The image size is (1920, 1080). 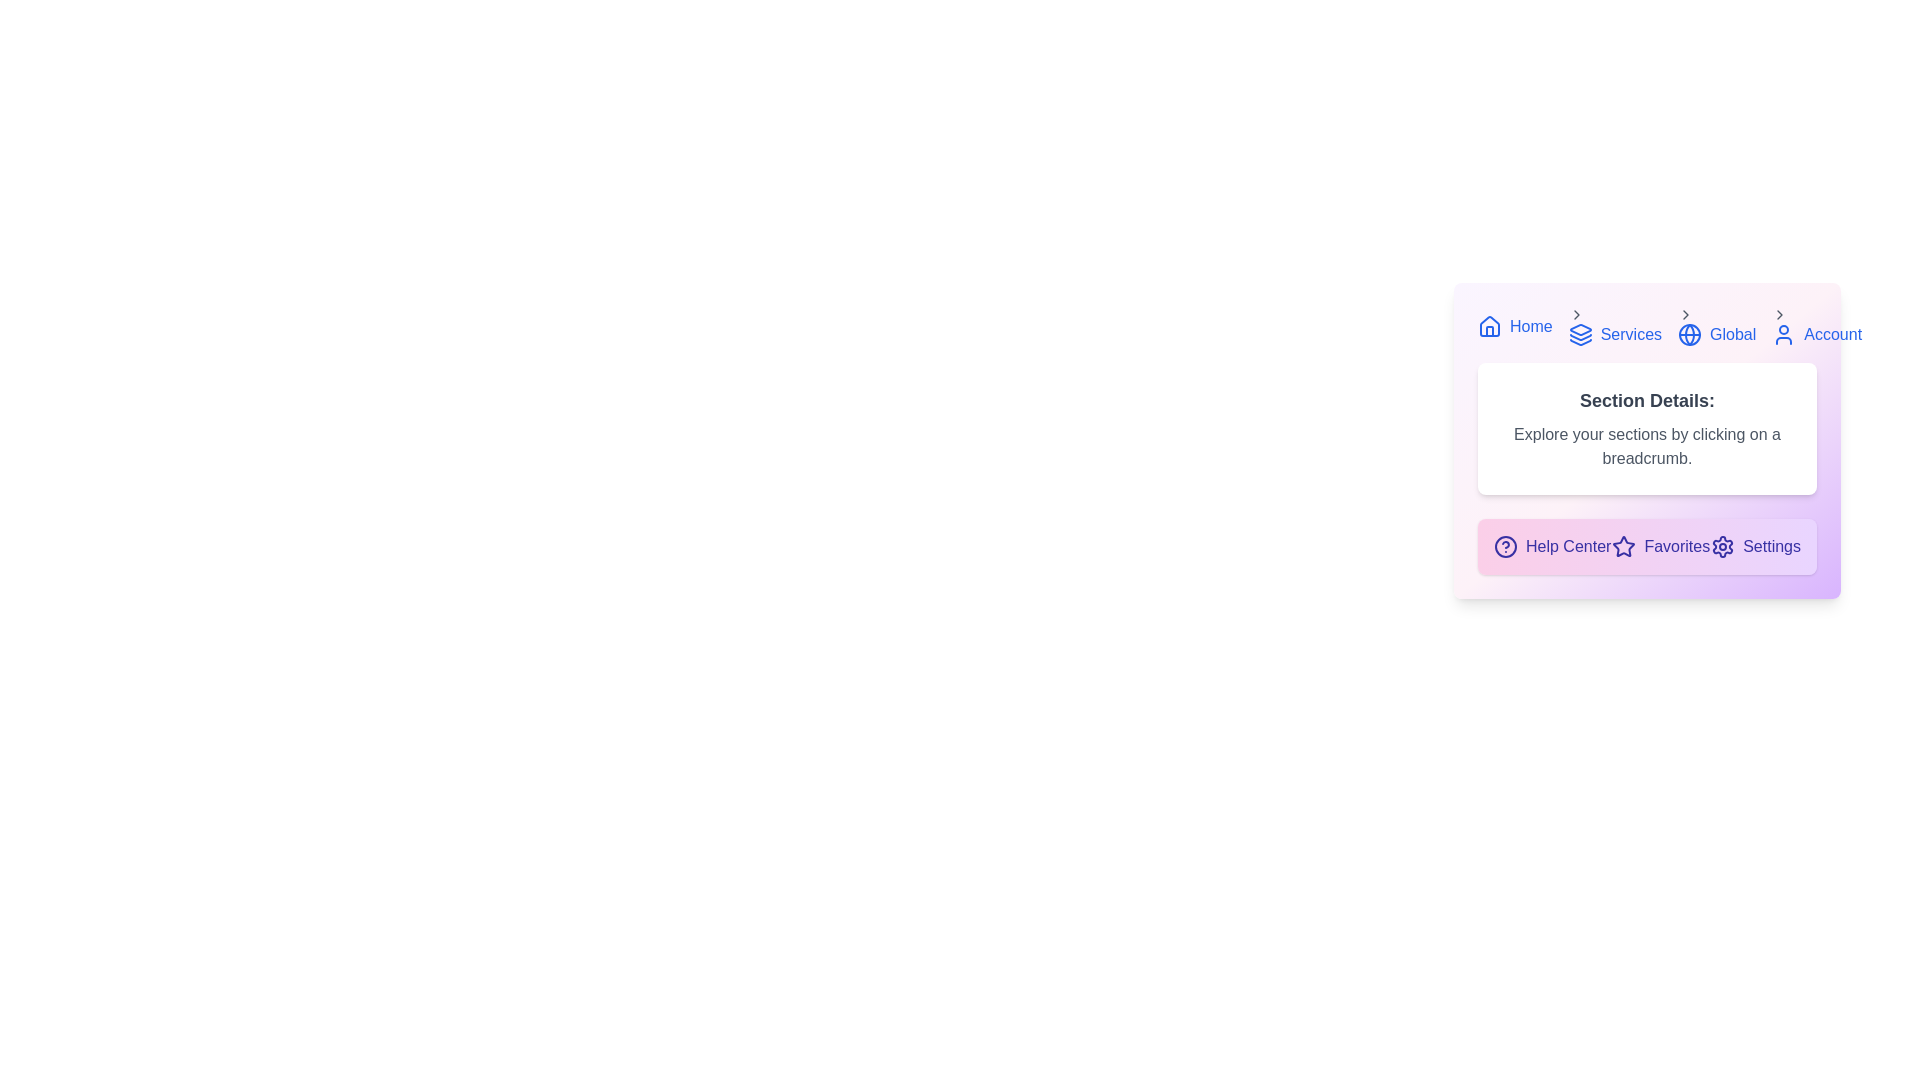 What do you see at coordinates (1624, 547) in the screenshot?
I see `the 'Favorites' icon located in the horizontal menu bar` at bounding box center [1624, 547].